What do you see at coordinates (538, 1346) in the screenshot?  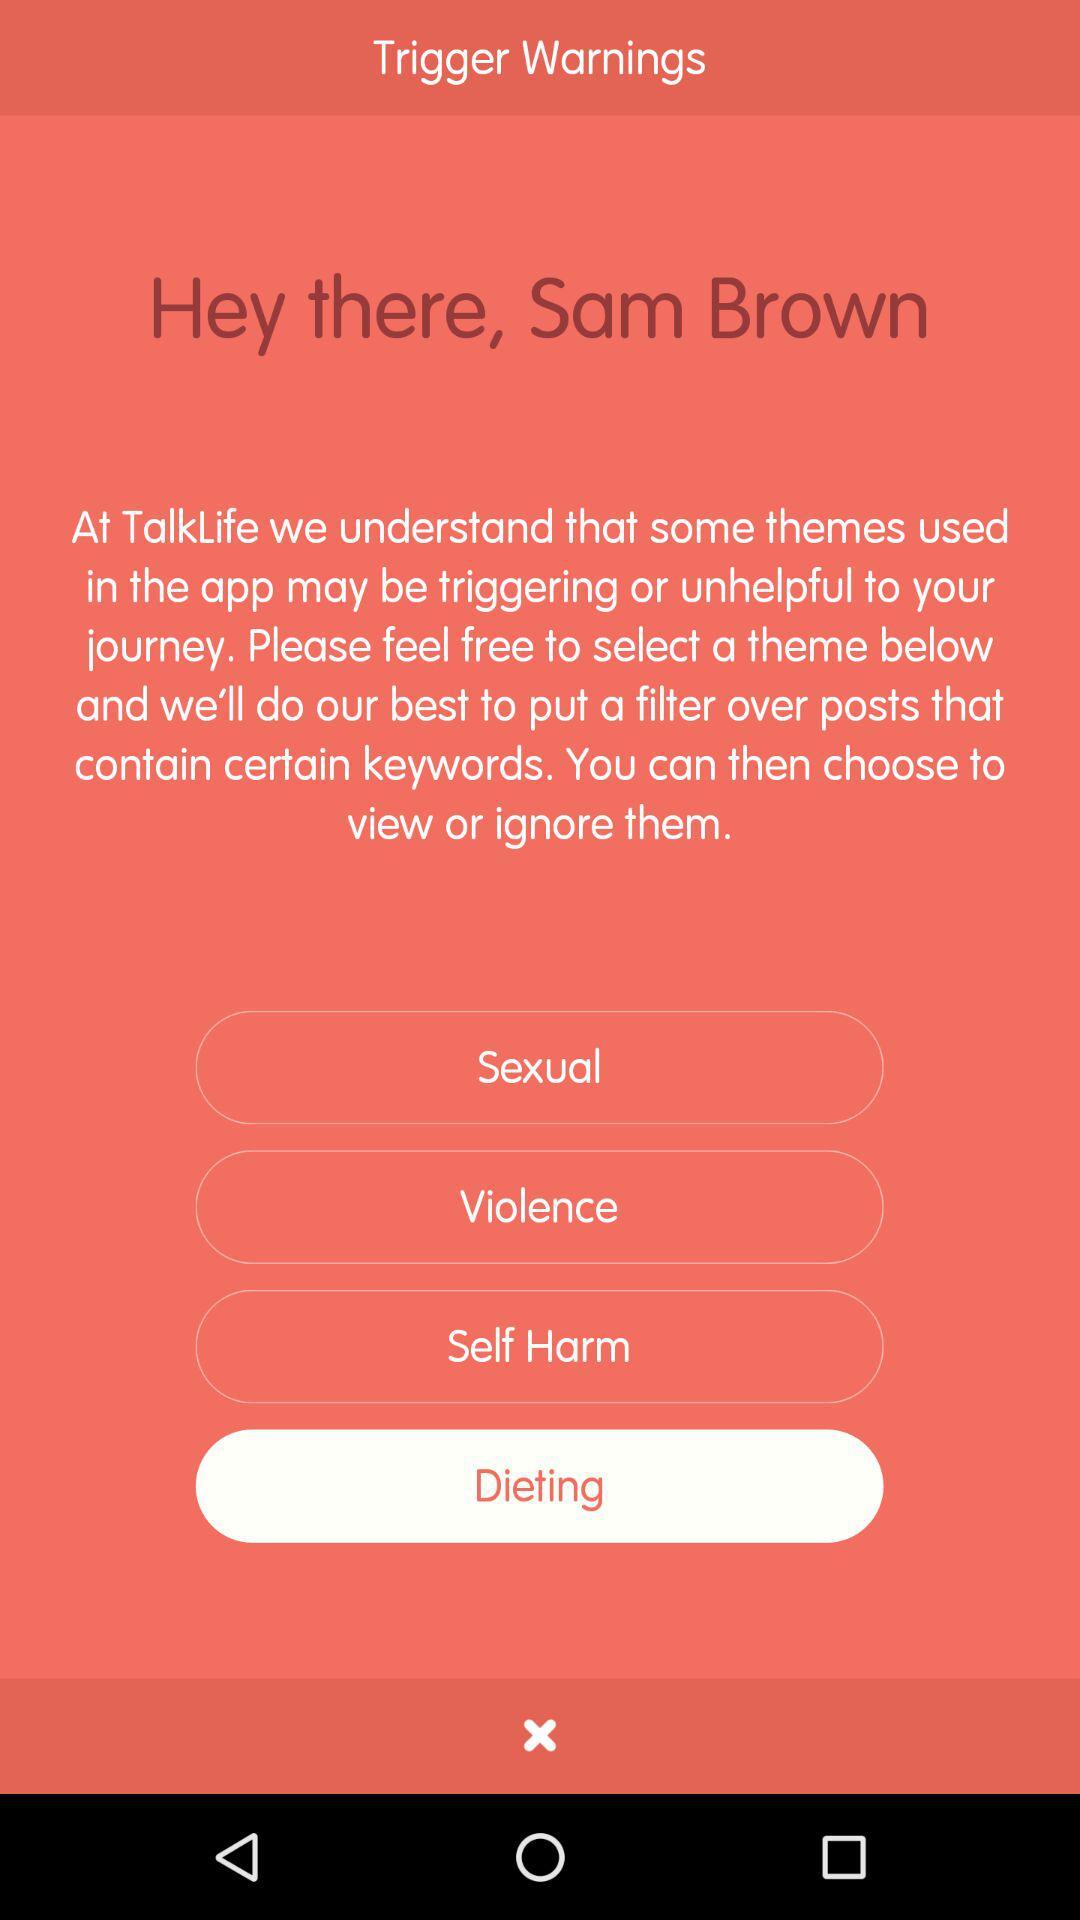 I see `the icon below the violence item` at bounding box center [538, 1346].